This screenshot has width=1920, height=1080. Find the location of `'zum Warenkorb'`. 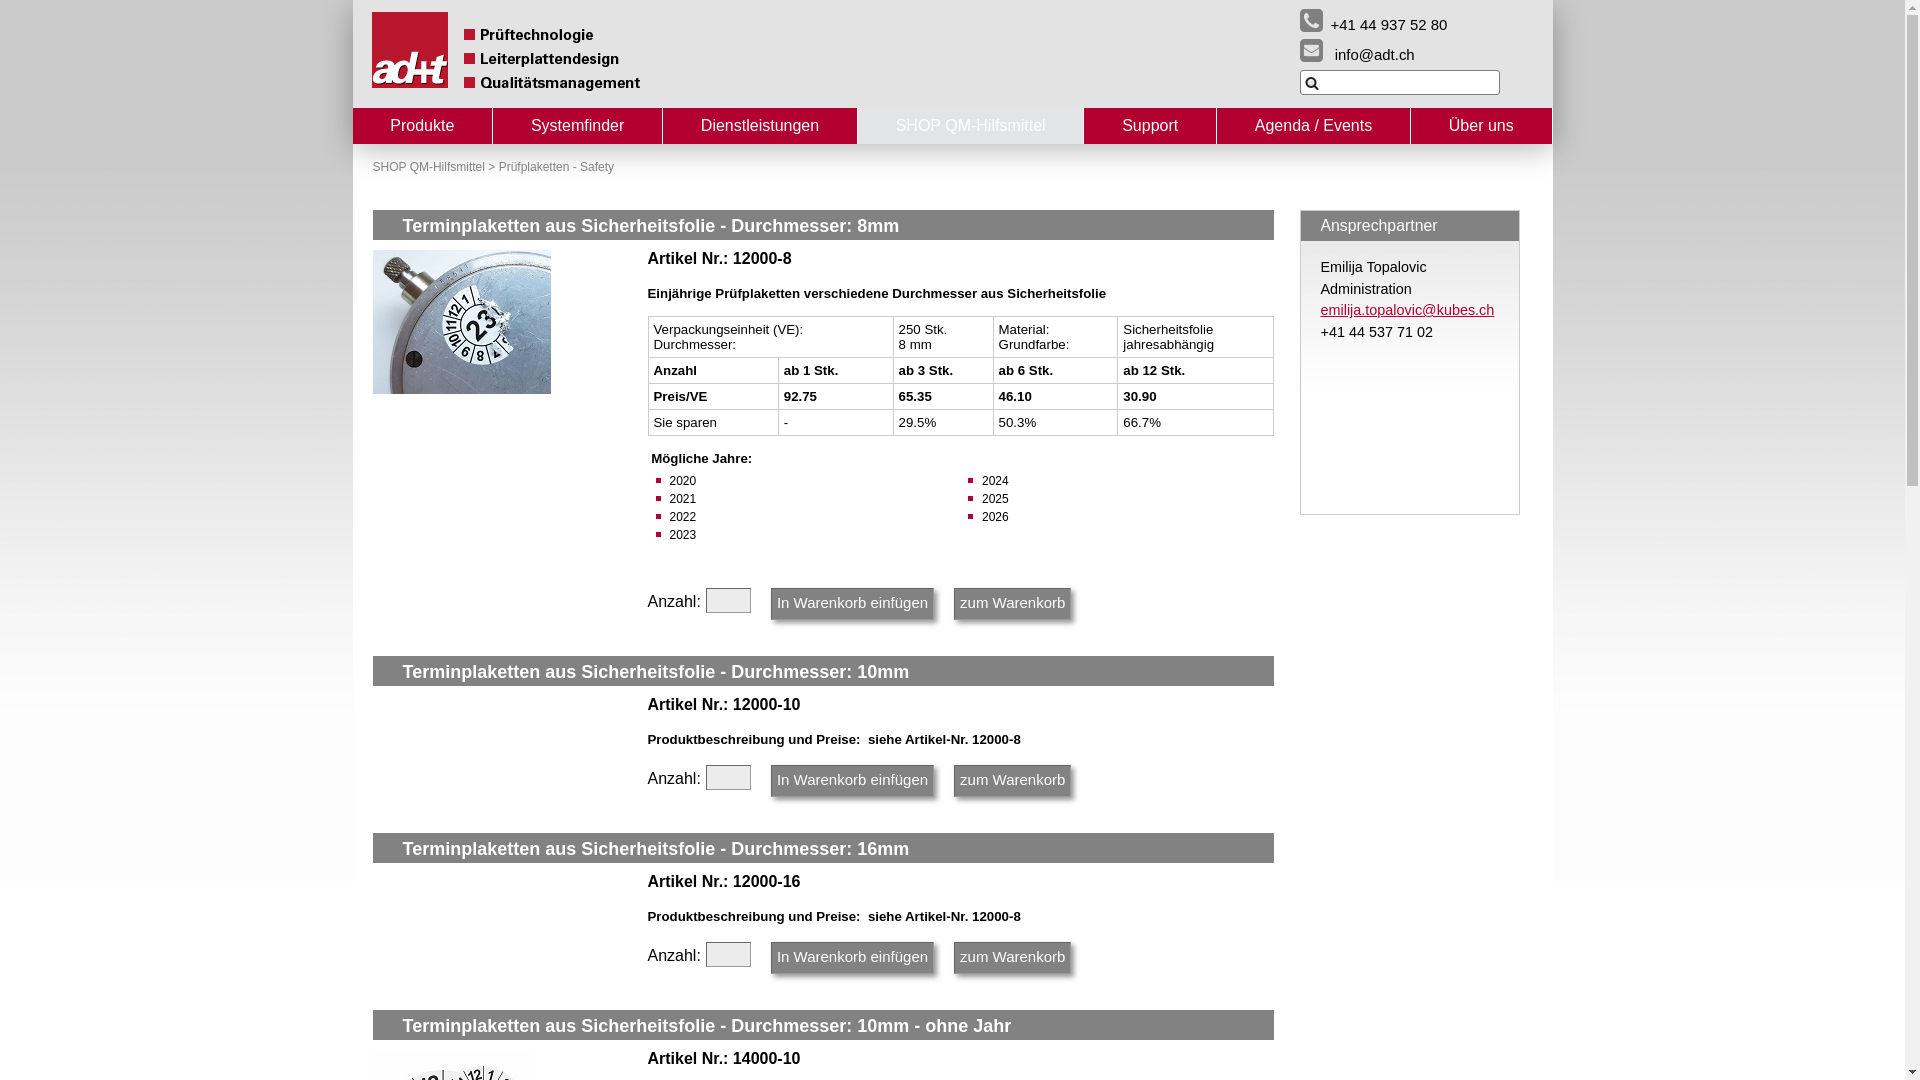

'zum Warenkorb' is located at coordinates (1012, 779).